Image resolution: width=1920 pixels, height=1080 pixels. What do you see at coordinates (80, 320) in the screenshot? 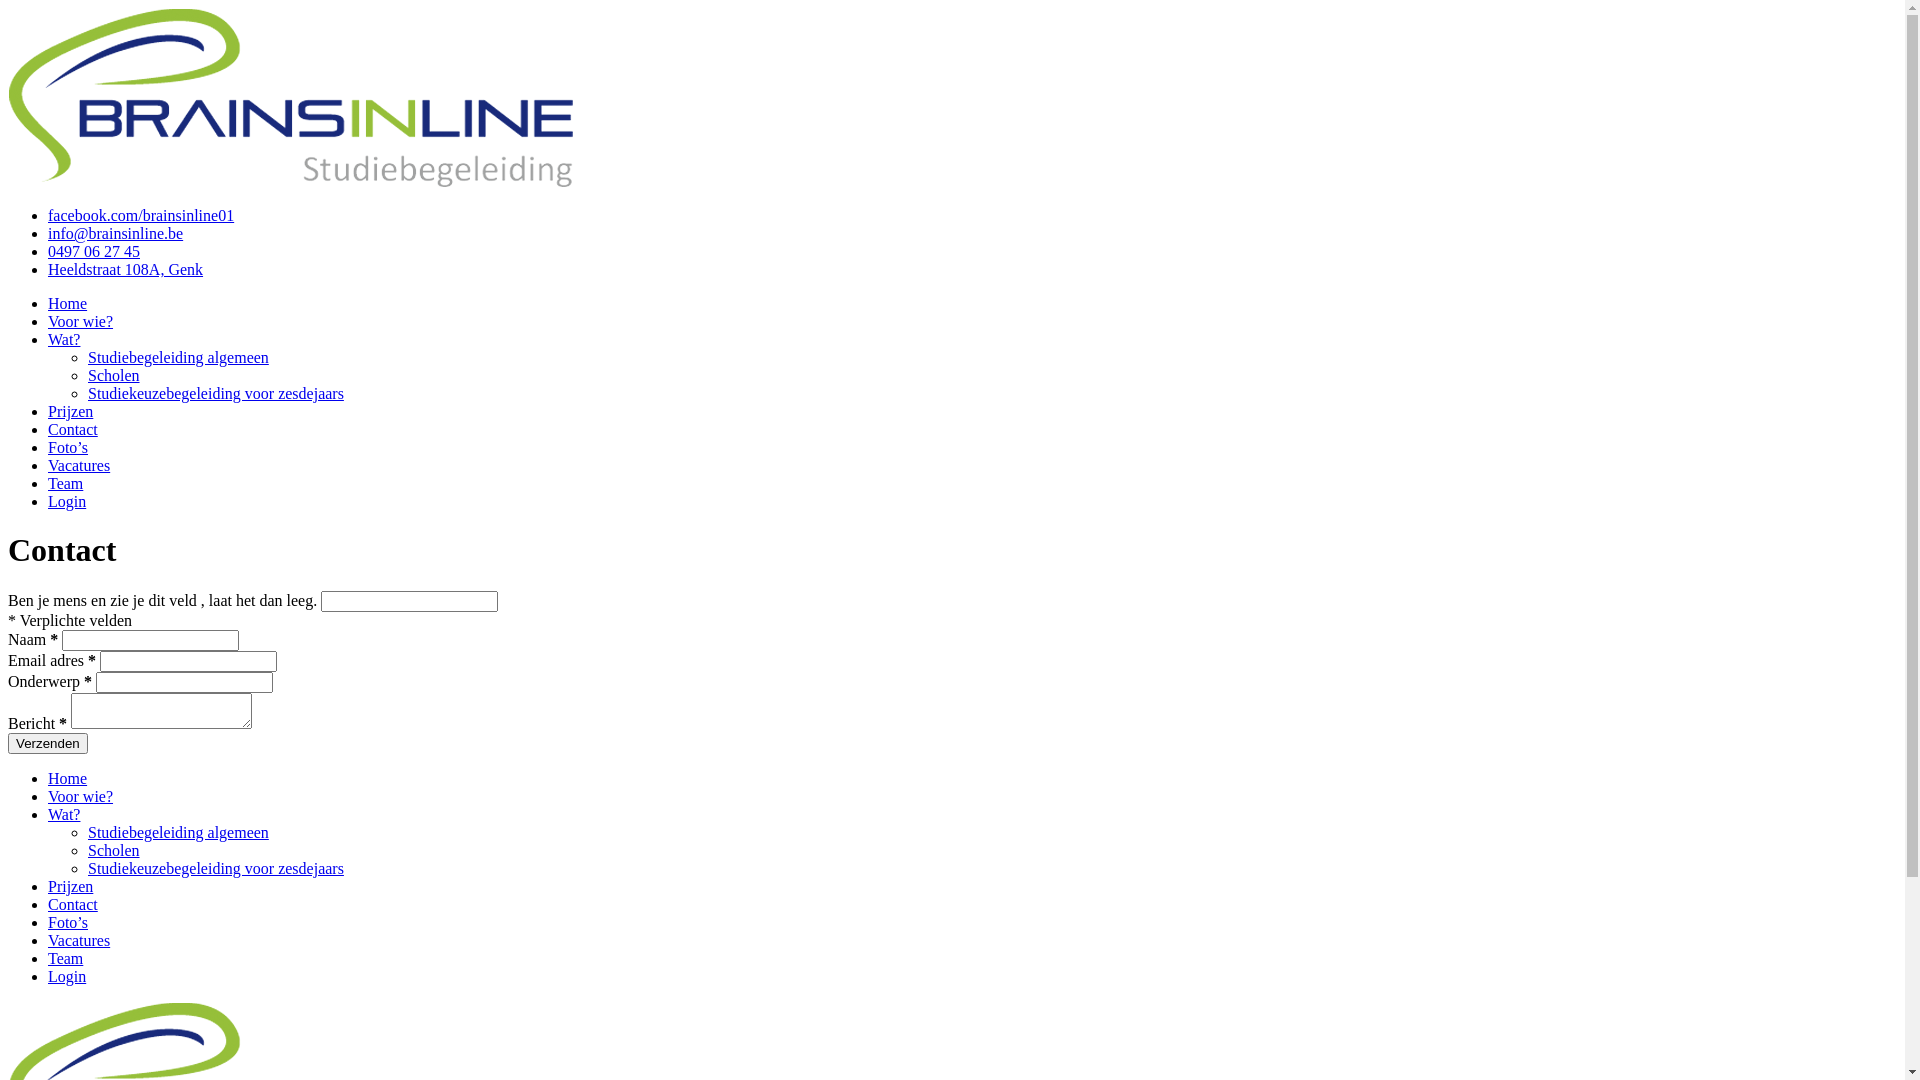
I see `'Voor wie?'` at bounding box center [80, 320].